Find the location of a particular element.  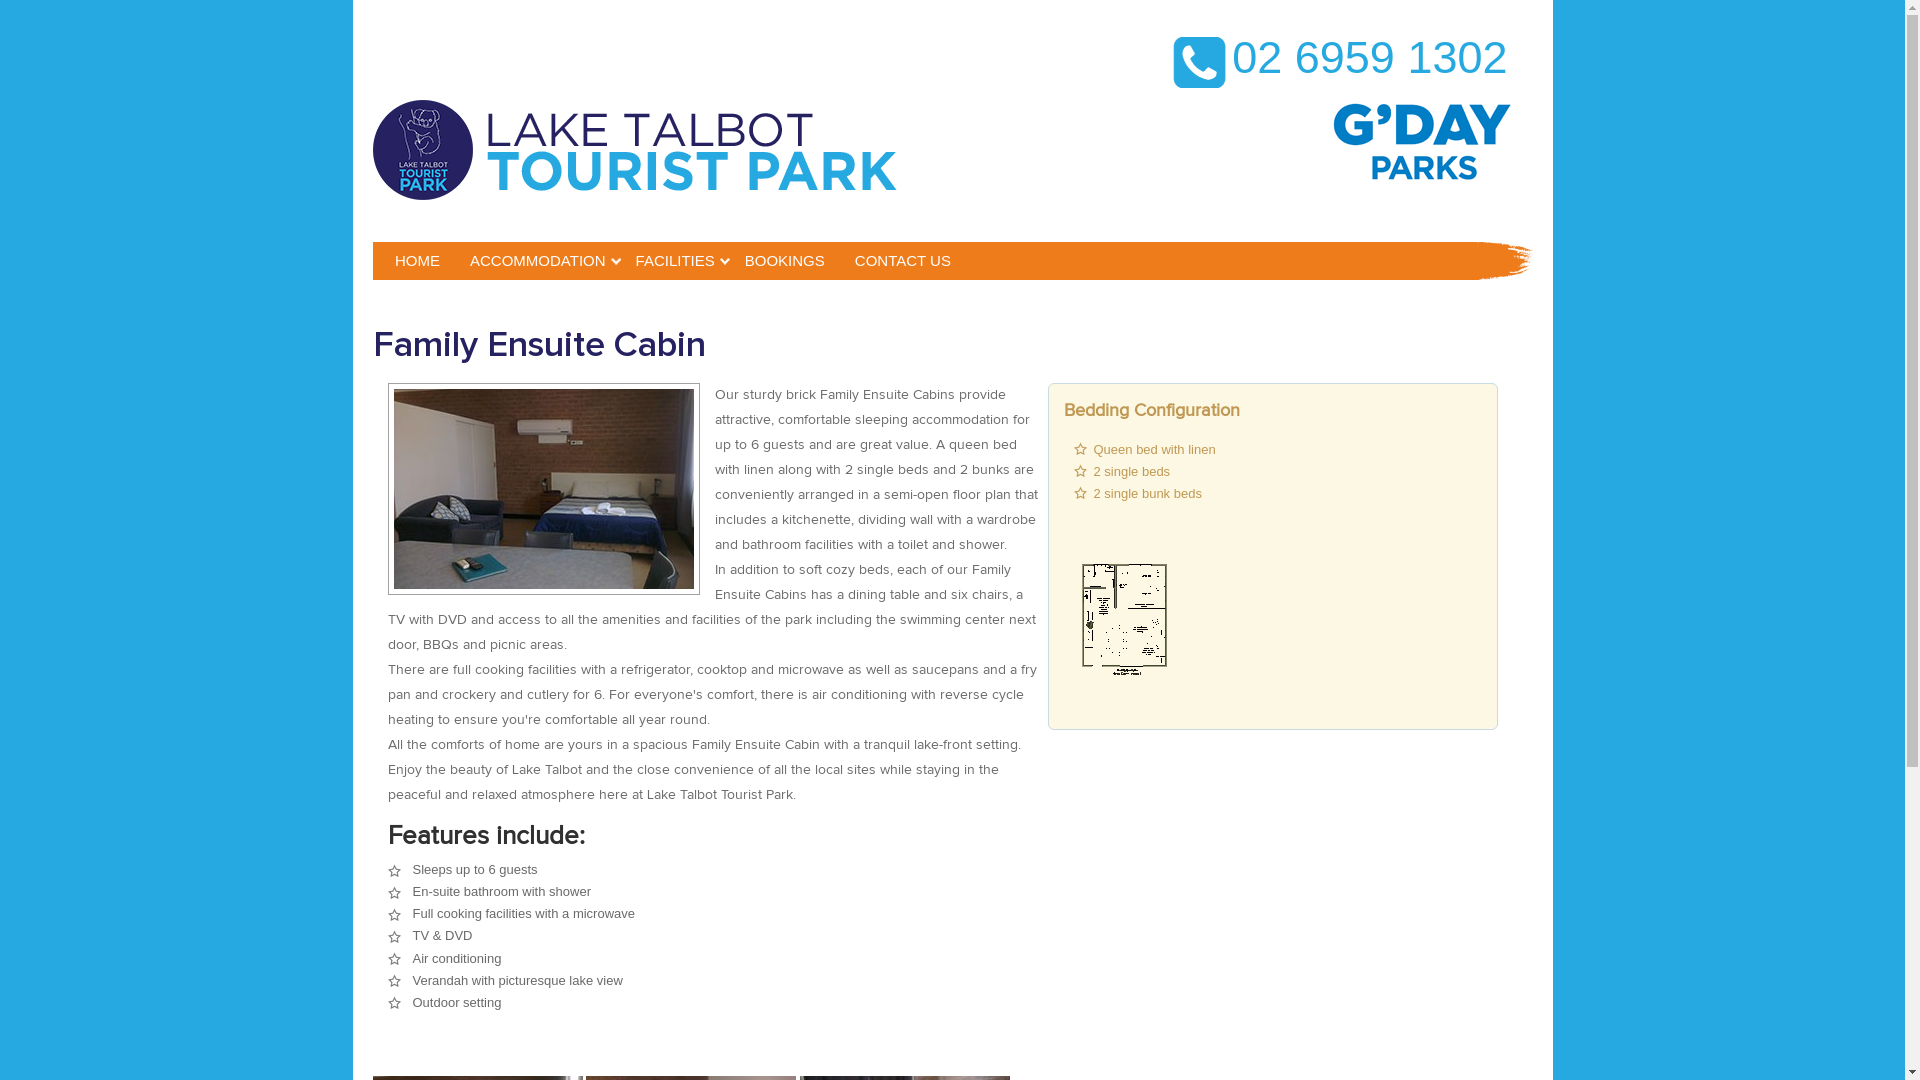

'ACCOMMODATION' is located at coordinates (537, 260).